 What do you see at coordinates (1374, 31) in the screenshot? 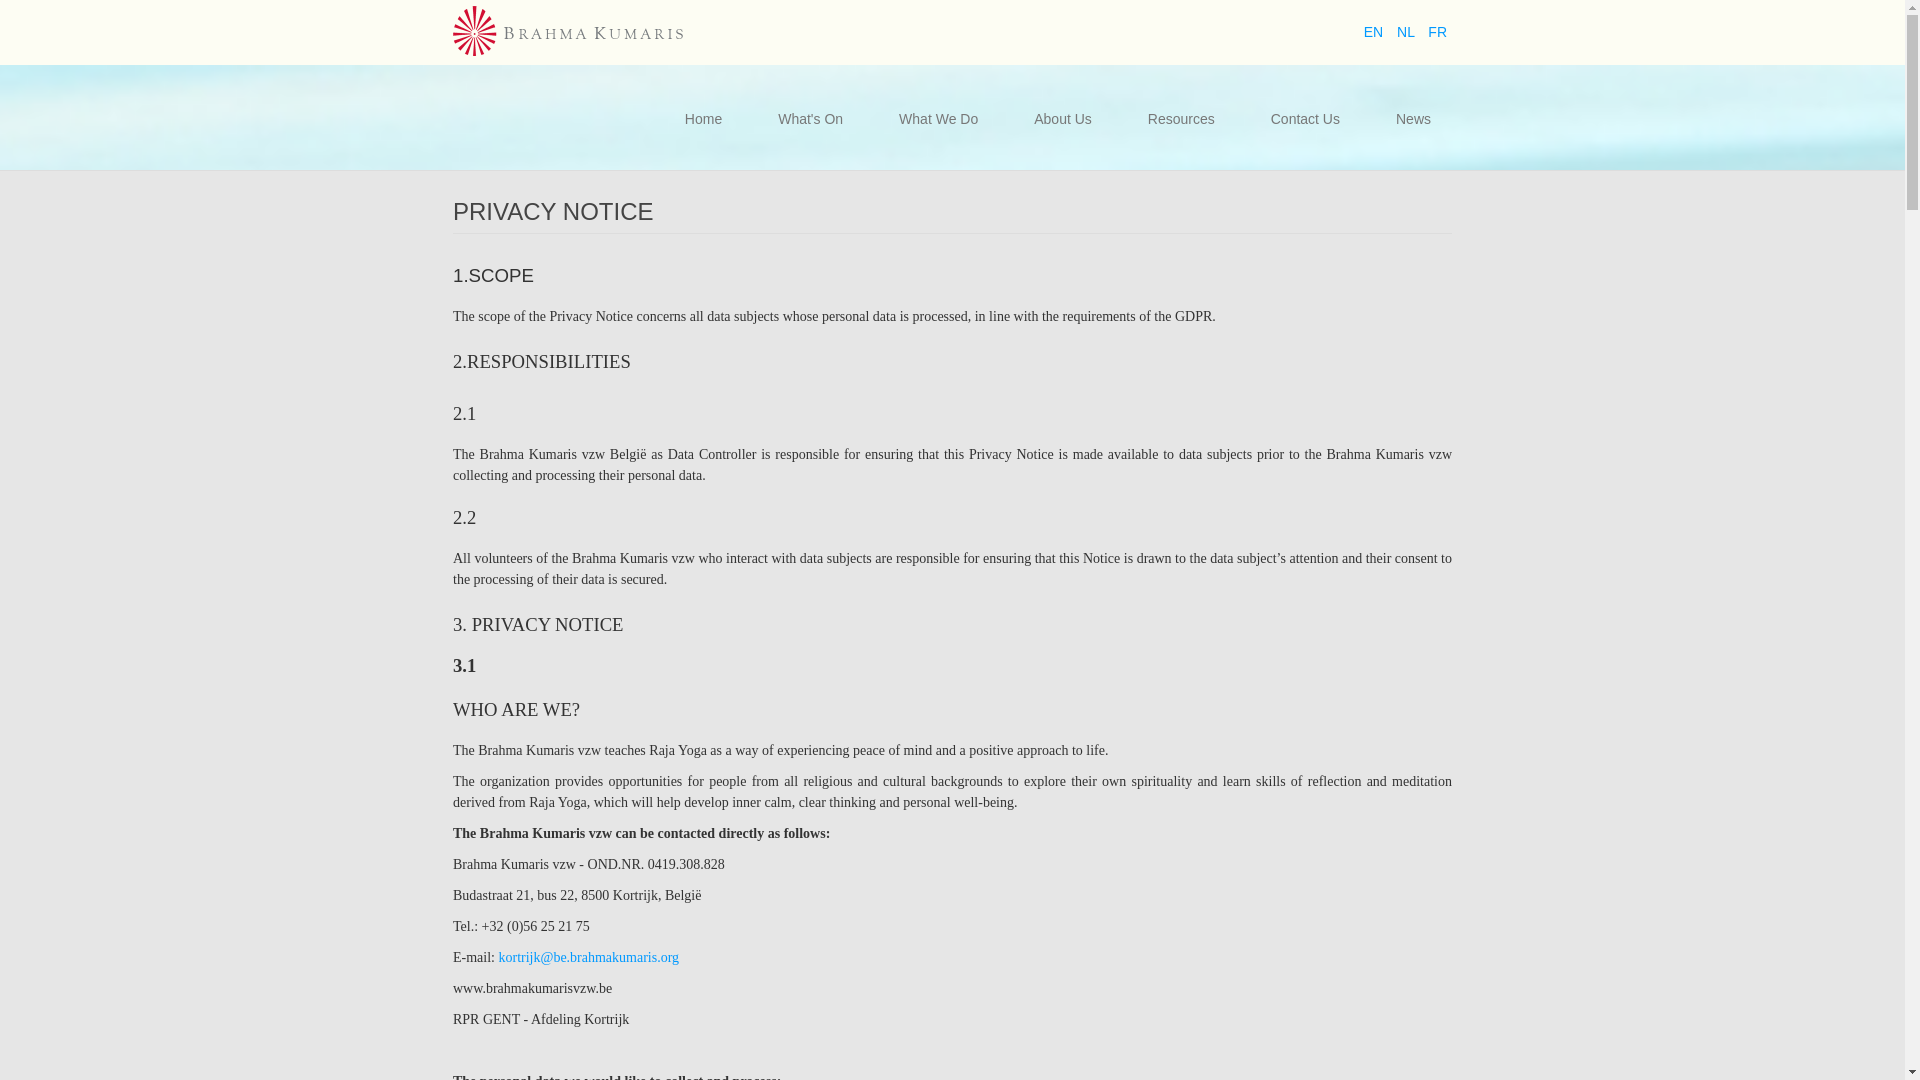
I see `'EN'` at bounding box center [1374, 31].